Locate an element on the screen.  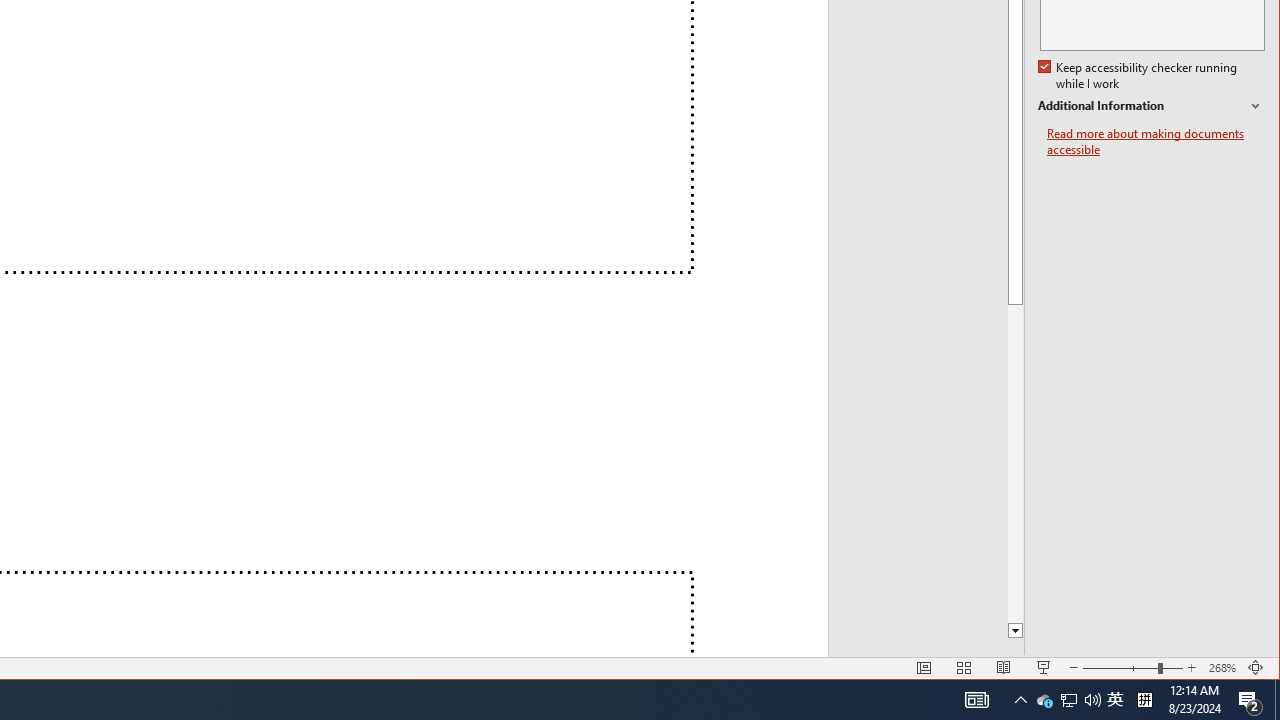
'Q2790: 100%' is located at coordinates (1020, 698).